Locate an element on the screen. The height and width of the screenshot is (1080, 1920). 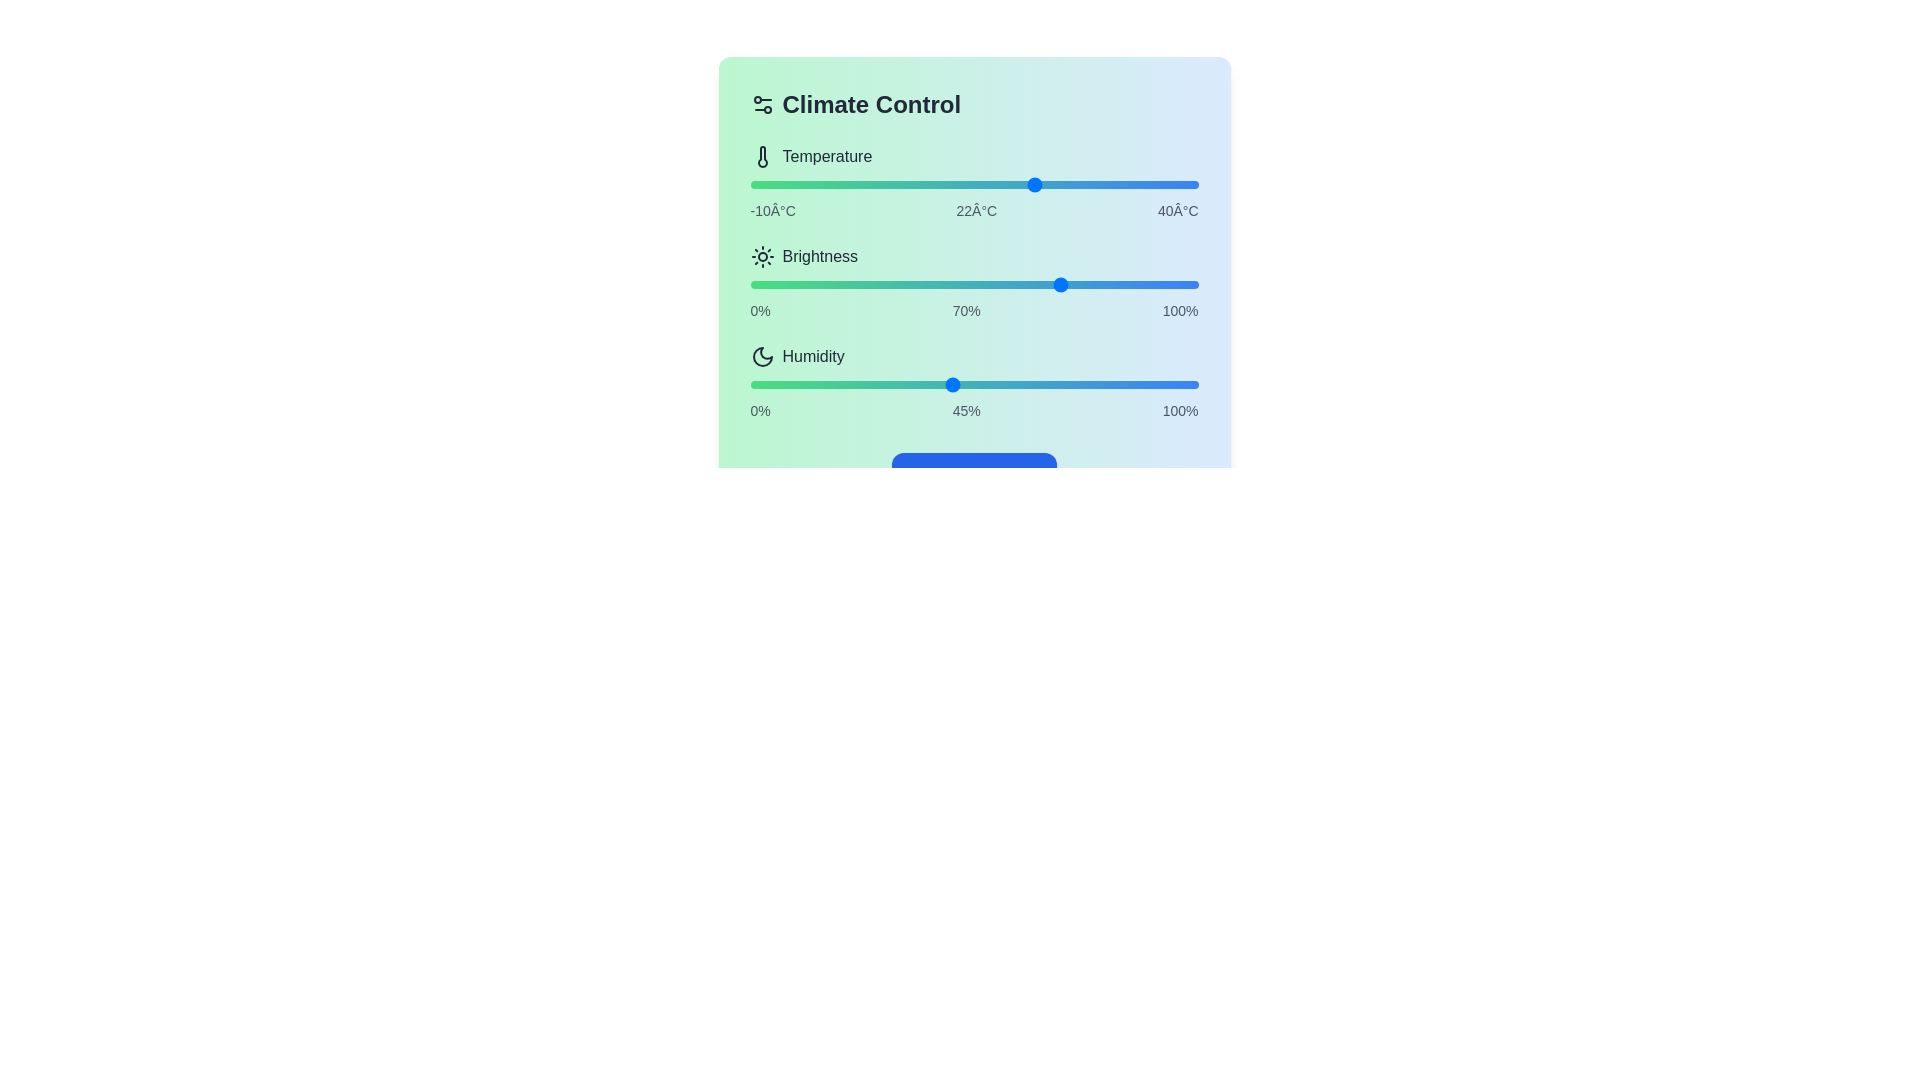
the Text Label that indicates the current value of the 'Humidity' slider, which shows a 45% setting is located at coordinates (966, 410).